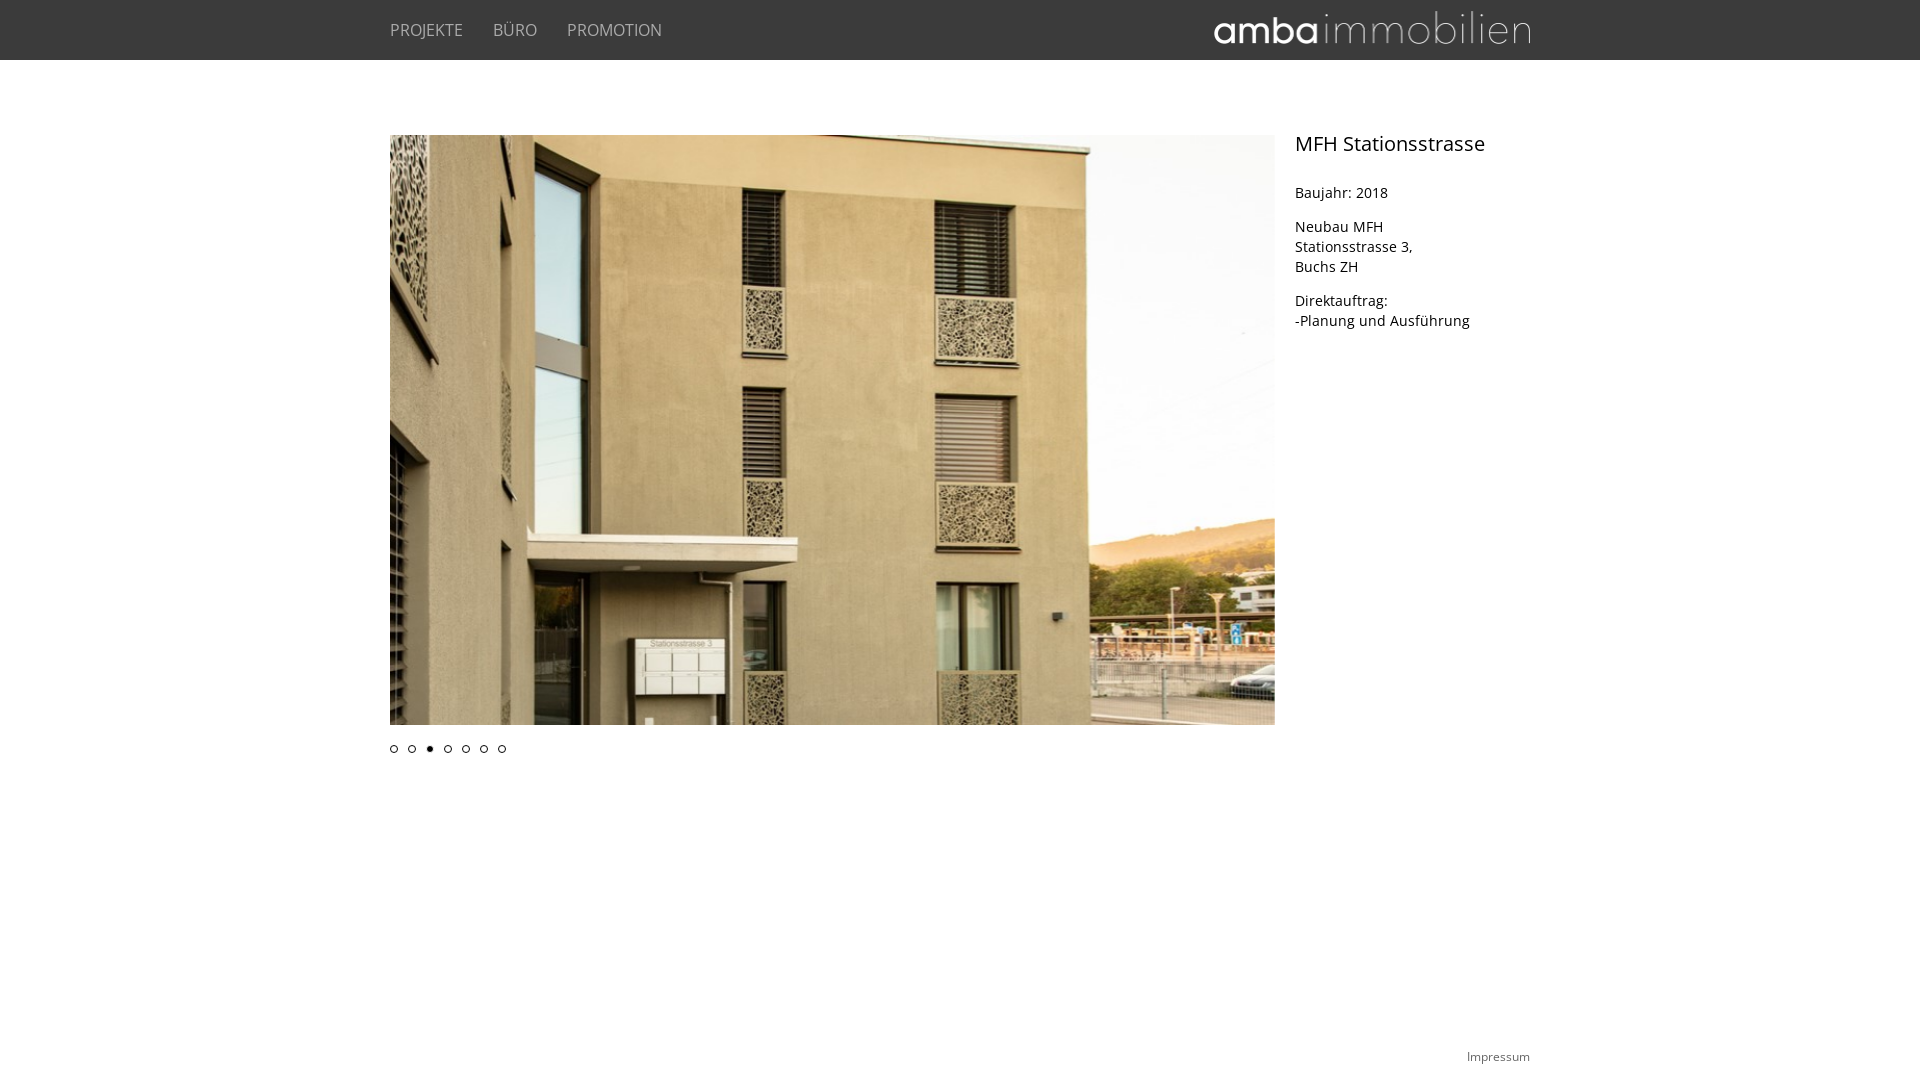 The width and height of the screenshot is (1920, 1080). Describe the element at coordinates (393, 748) in the screenshot. I see `'1'` at that location.